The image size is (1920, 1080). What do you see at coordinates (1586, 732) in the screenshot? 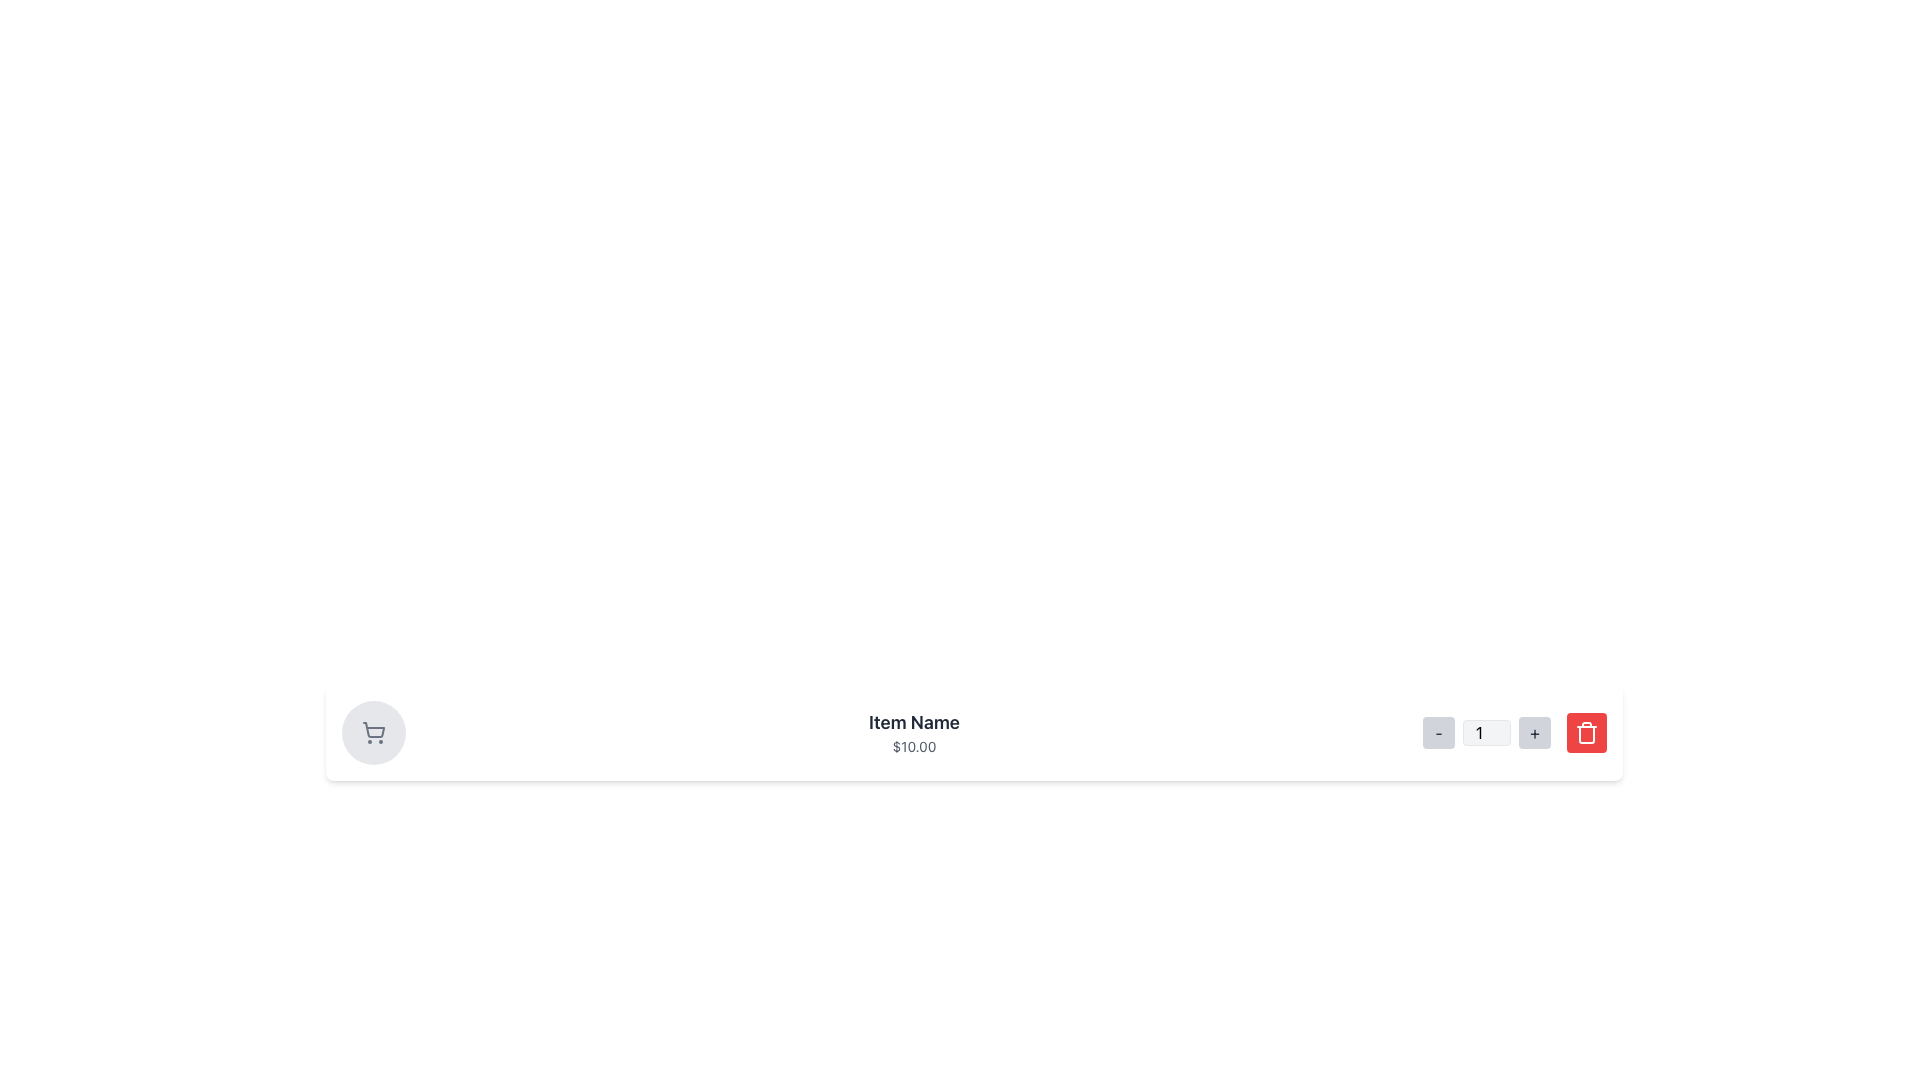
I see `the red rounded rectangular button with a white trash can icon` at bounding box center [1586, 732].